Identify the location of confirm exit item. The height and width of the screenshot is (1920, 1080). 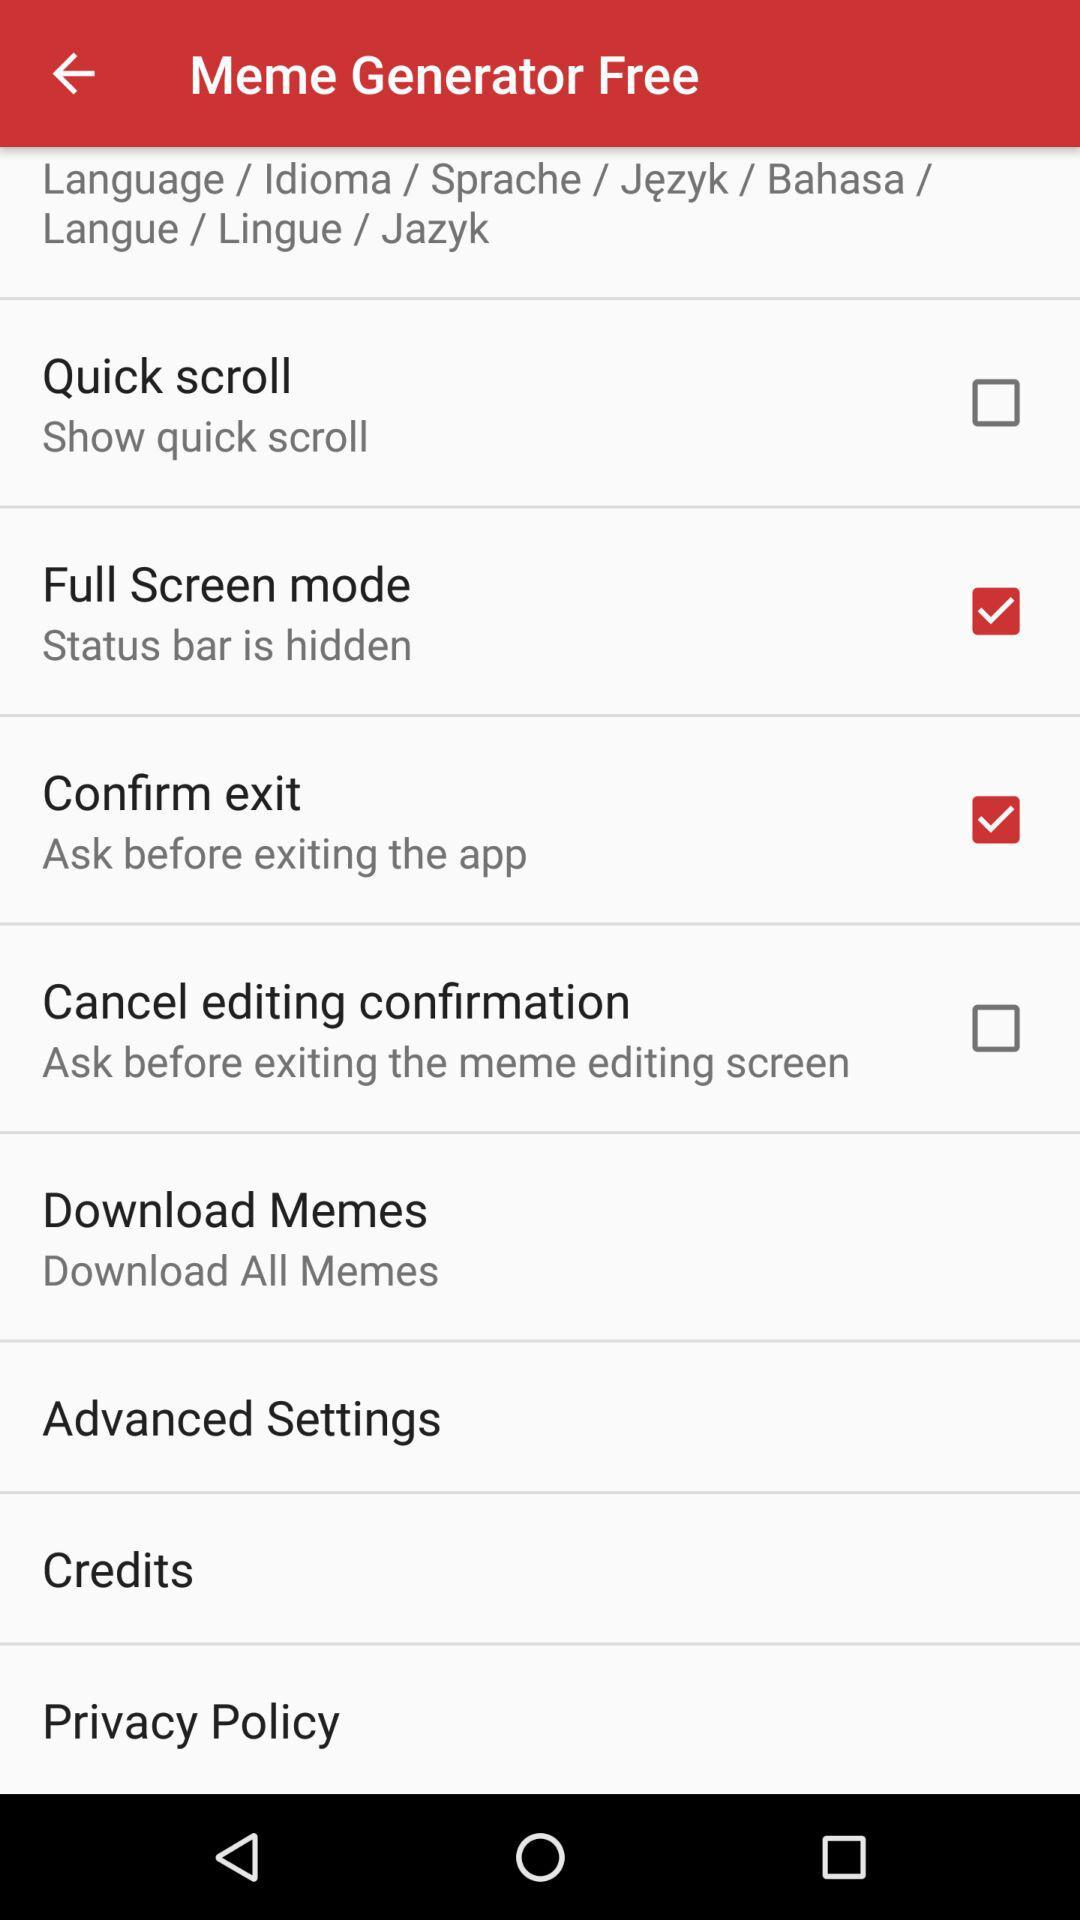
(170, 790).